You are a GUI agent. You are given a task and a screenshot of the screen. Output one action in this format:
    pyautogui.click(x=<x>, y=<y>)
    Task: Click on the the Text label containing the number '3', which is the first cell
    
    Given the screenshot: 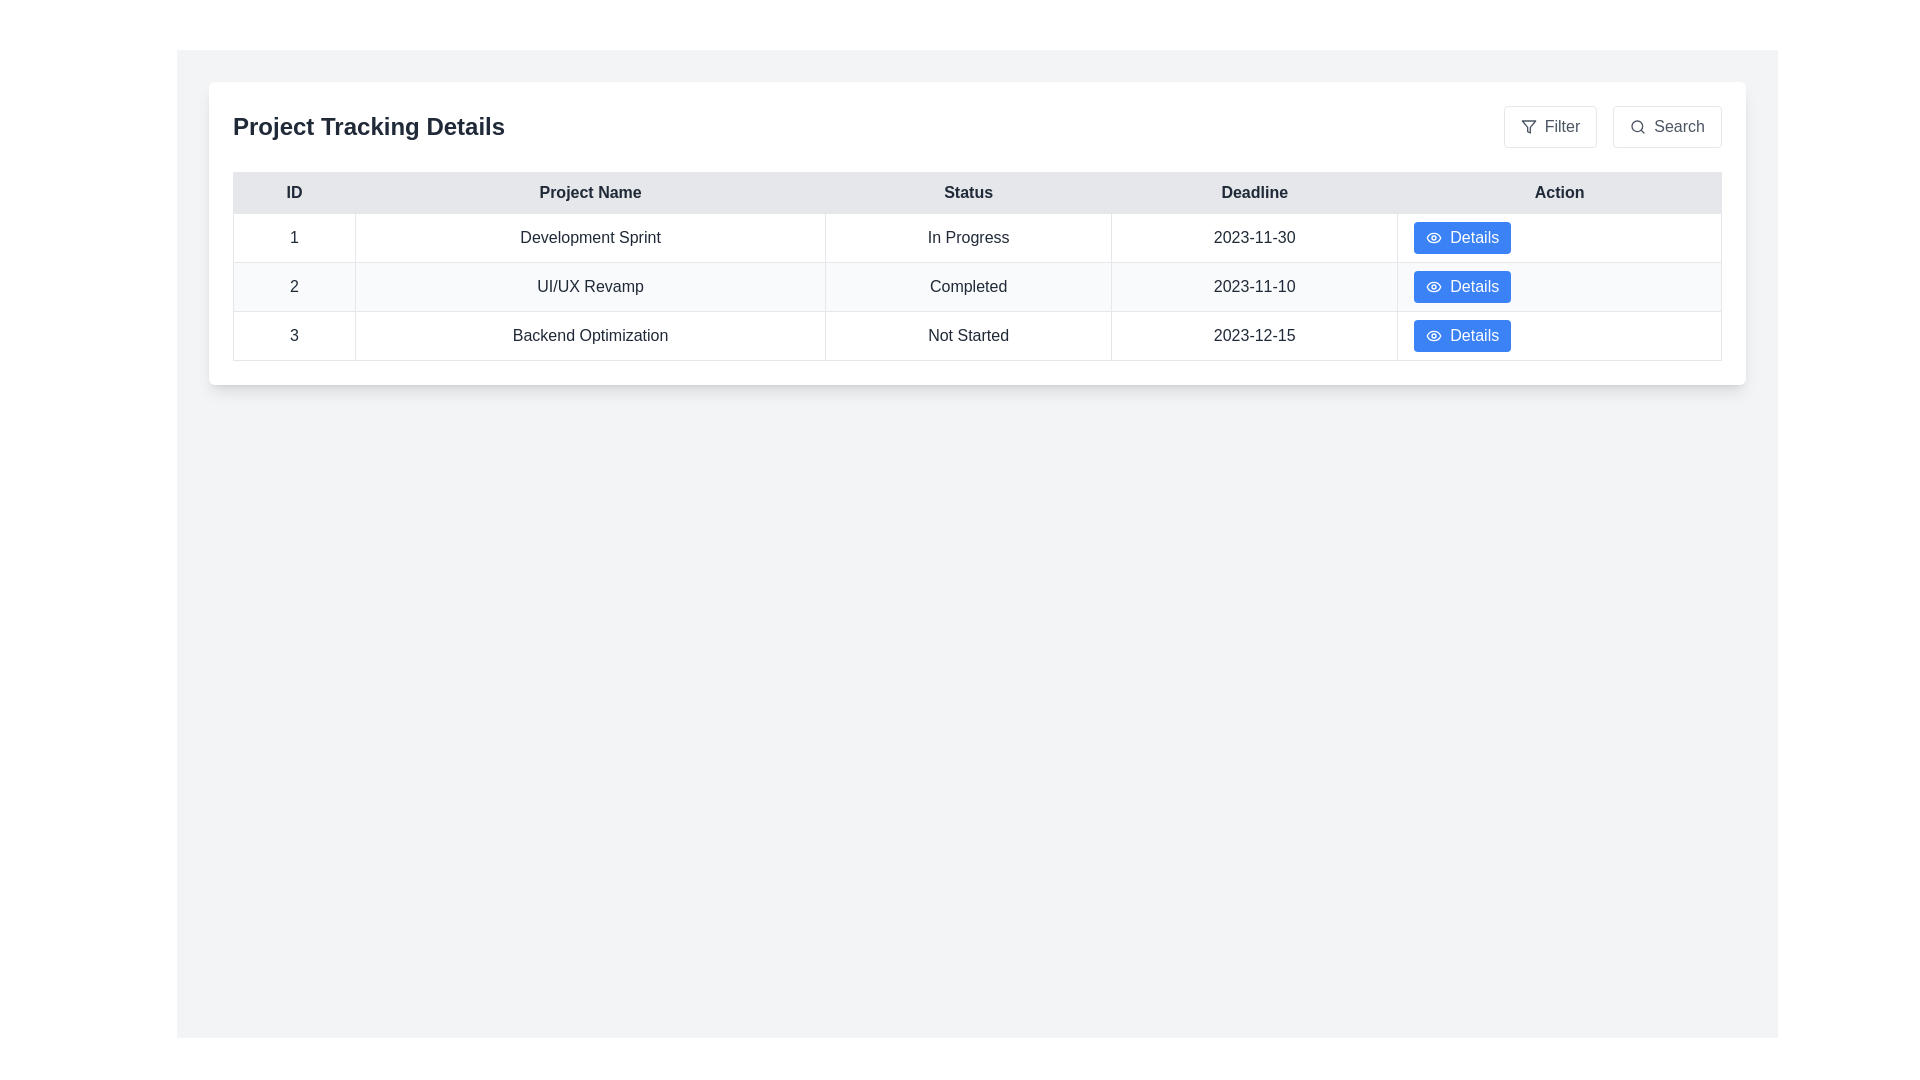 What is the action you would take?
    pyautogui.click(x=293, y=334)
    